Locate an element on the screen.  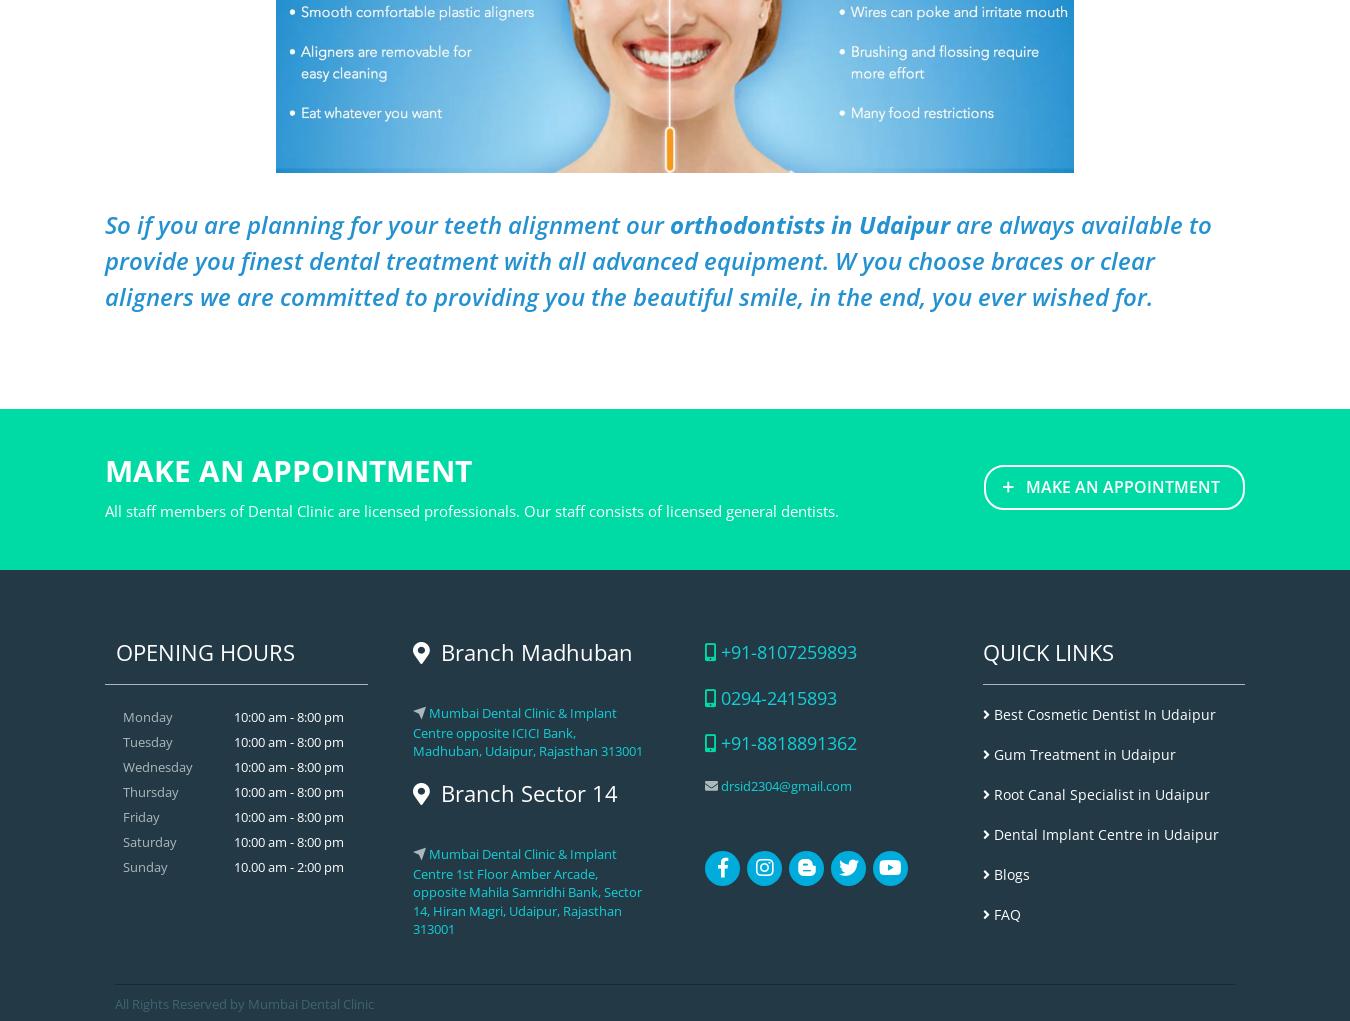
'orthodontists in Udaipur' is located at coordinates (810, 223).